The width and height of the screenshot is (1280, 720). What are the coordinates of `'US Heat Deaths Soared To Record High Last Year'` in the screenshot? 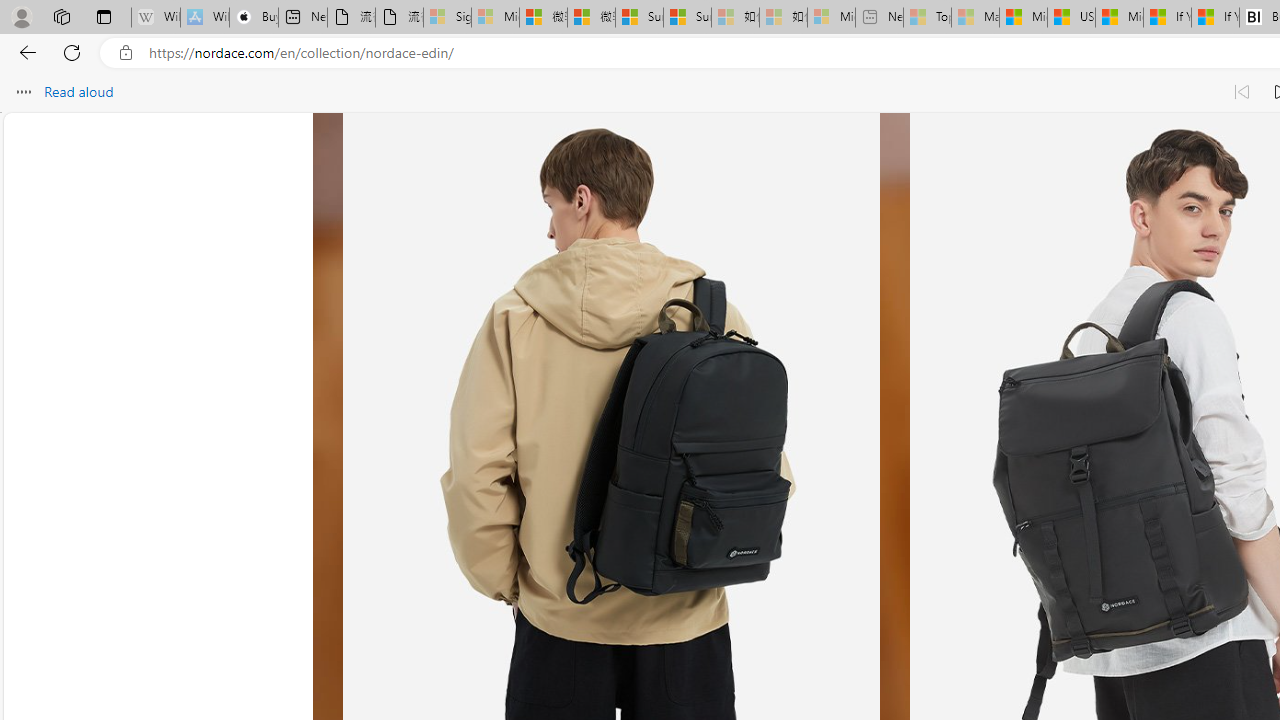 It's located at (1070, 17).